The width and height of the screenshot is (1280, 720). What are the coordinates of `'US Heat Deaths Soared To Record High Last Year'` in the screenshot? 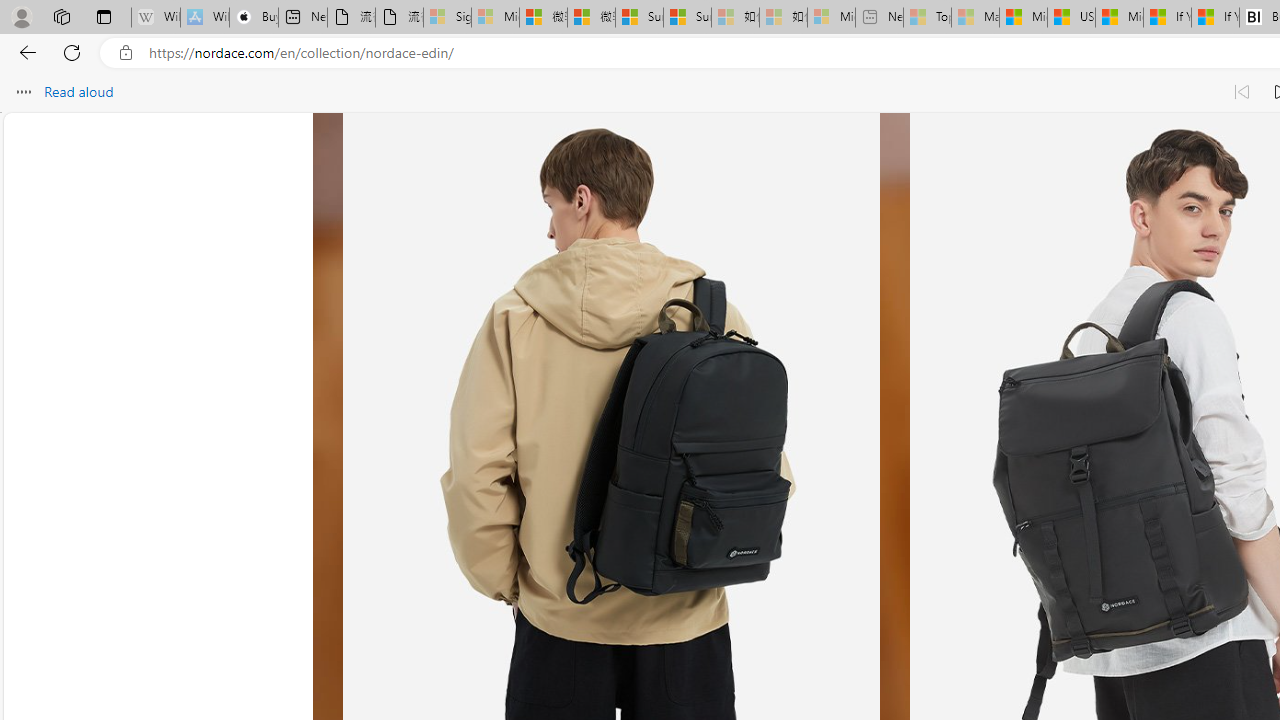 It's located at (1070, 17).